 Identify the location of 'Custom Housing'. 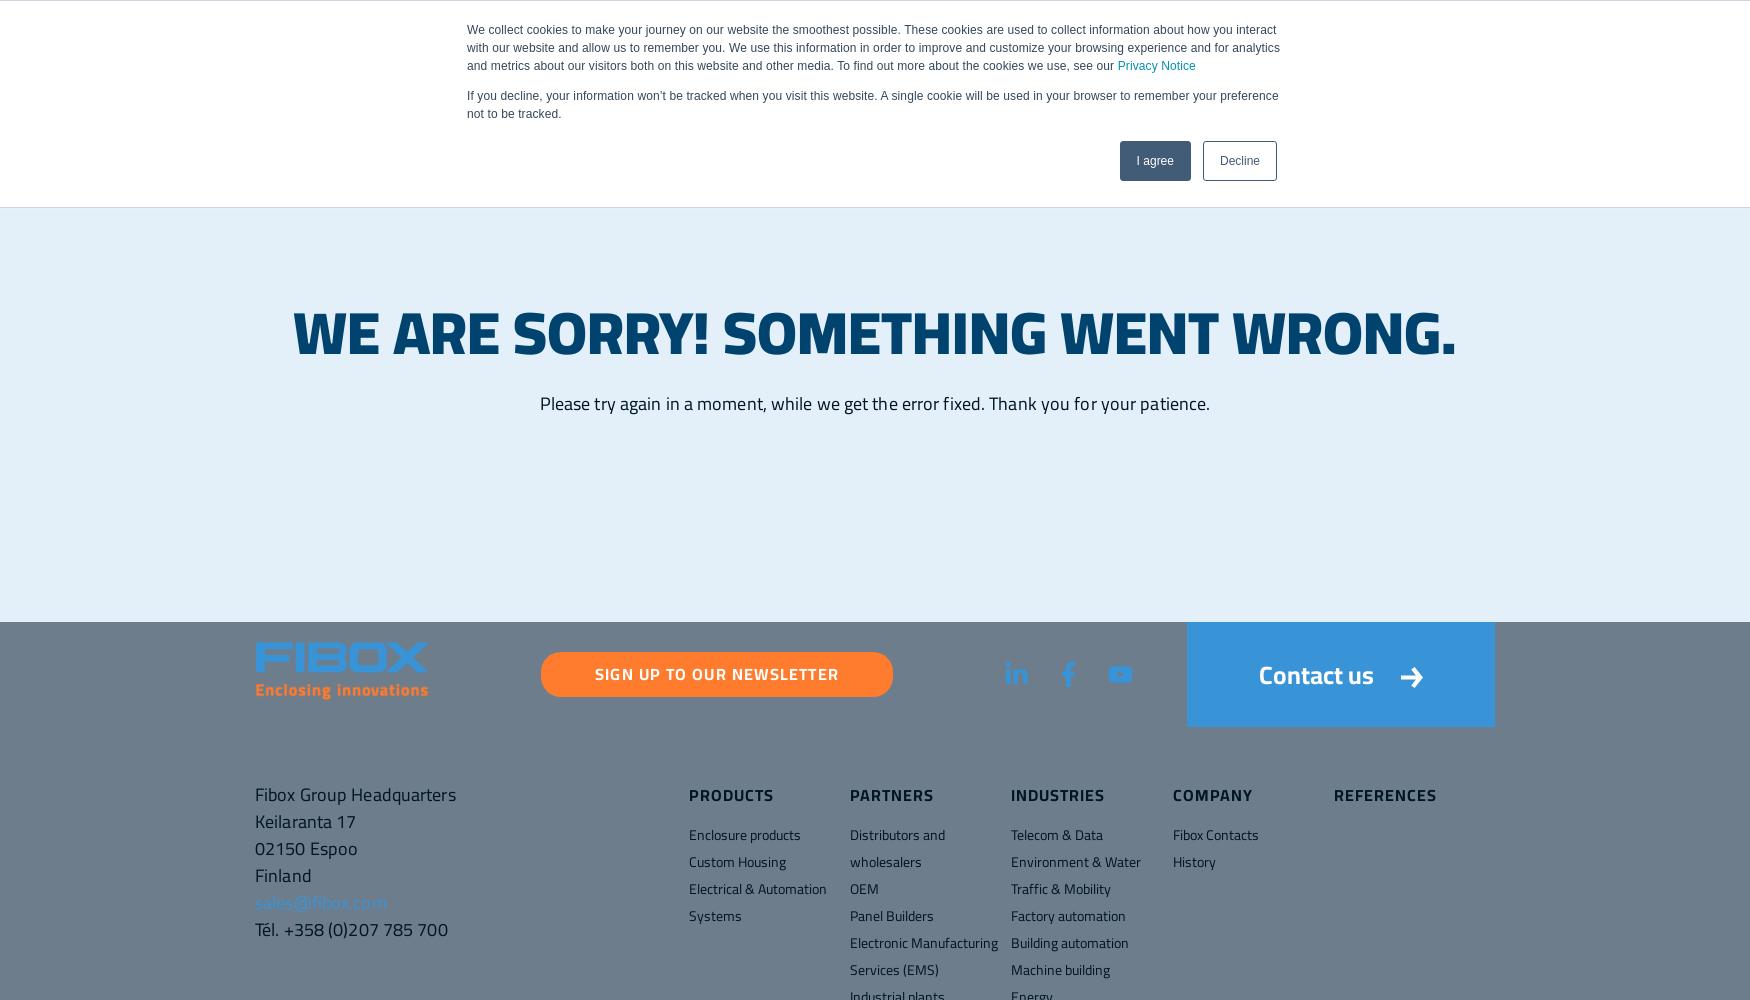
(688, 861).